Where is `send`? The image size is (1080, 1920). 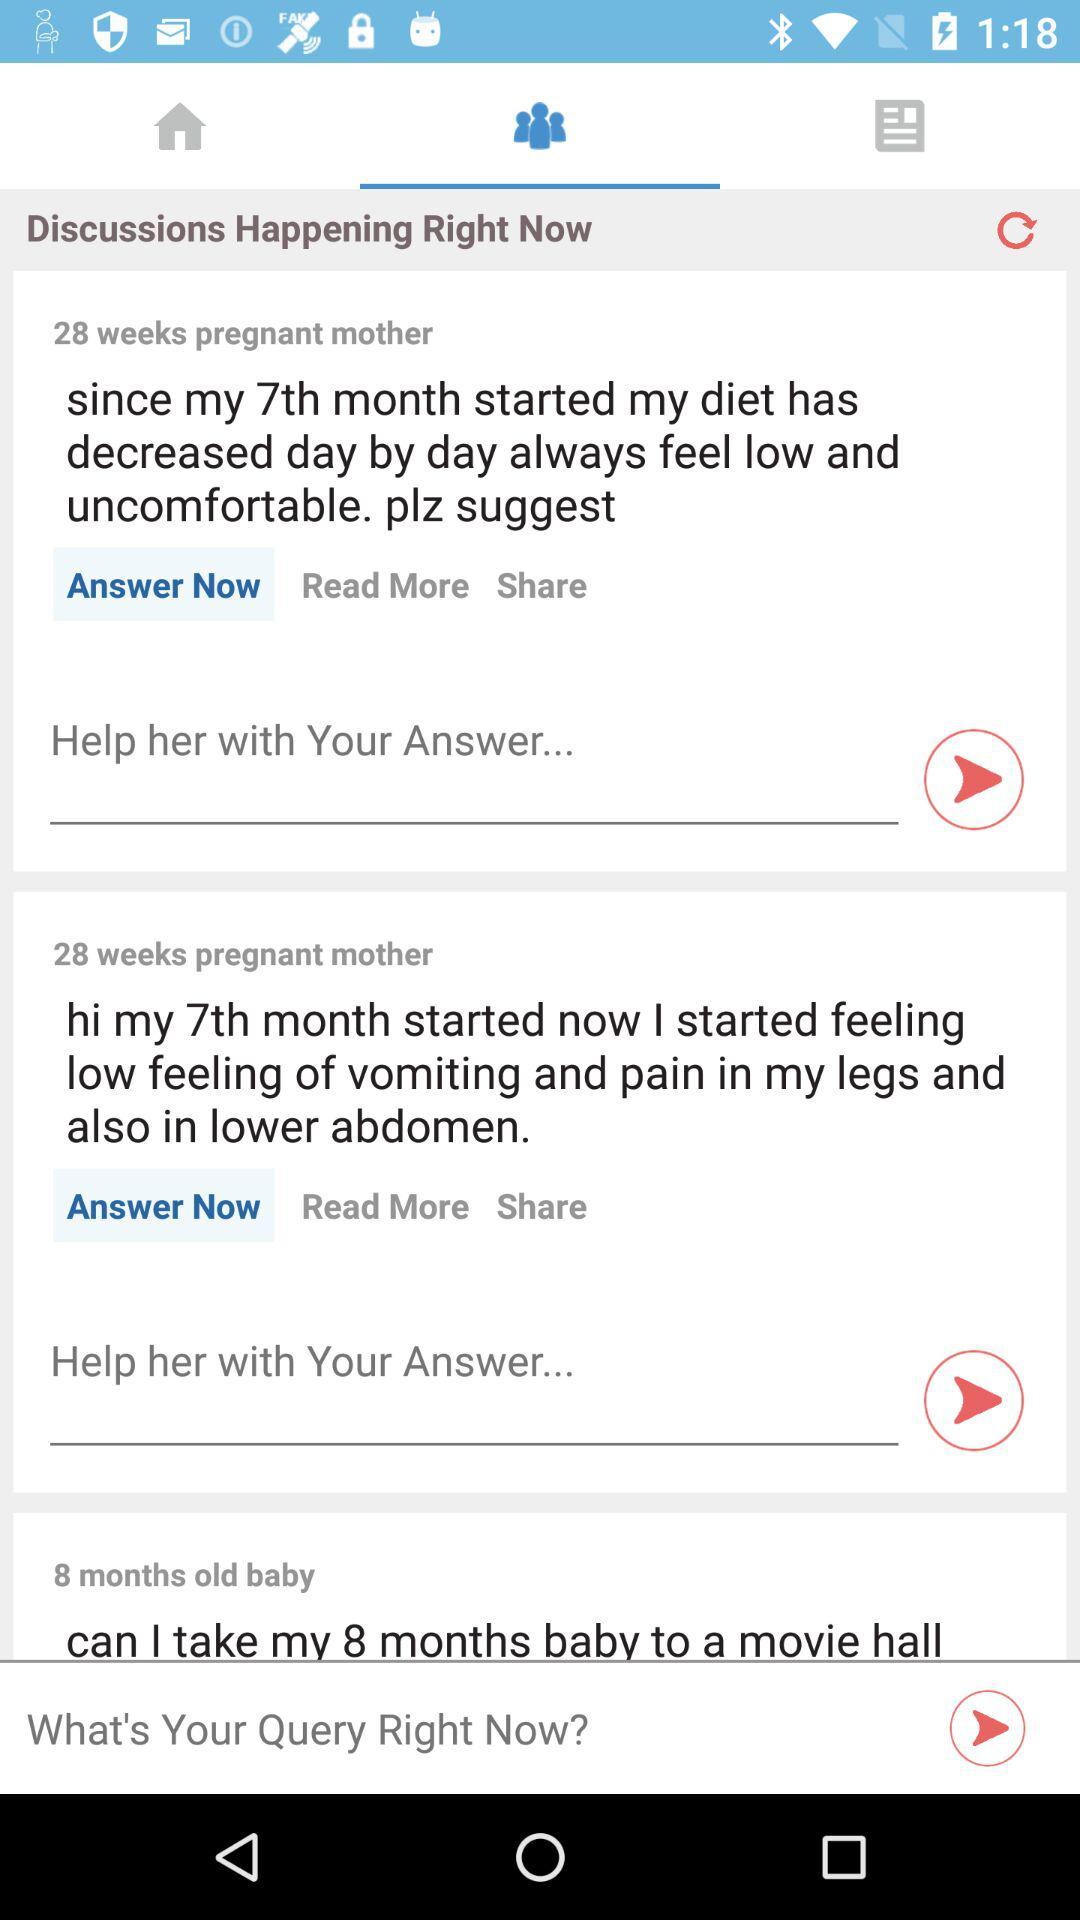
send is located at coordinates (973, 1399).